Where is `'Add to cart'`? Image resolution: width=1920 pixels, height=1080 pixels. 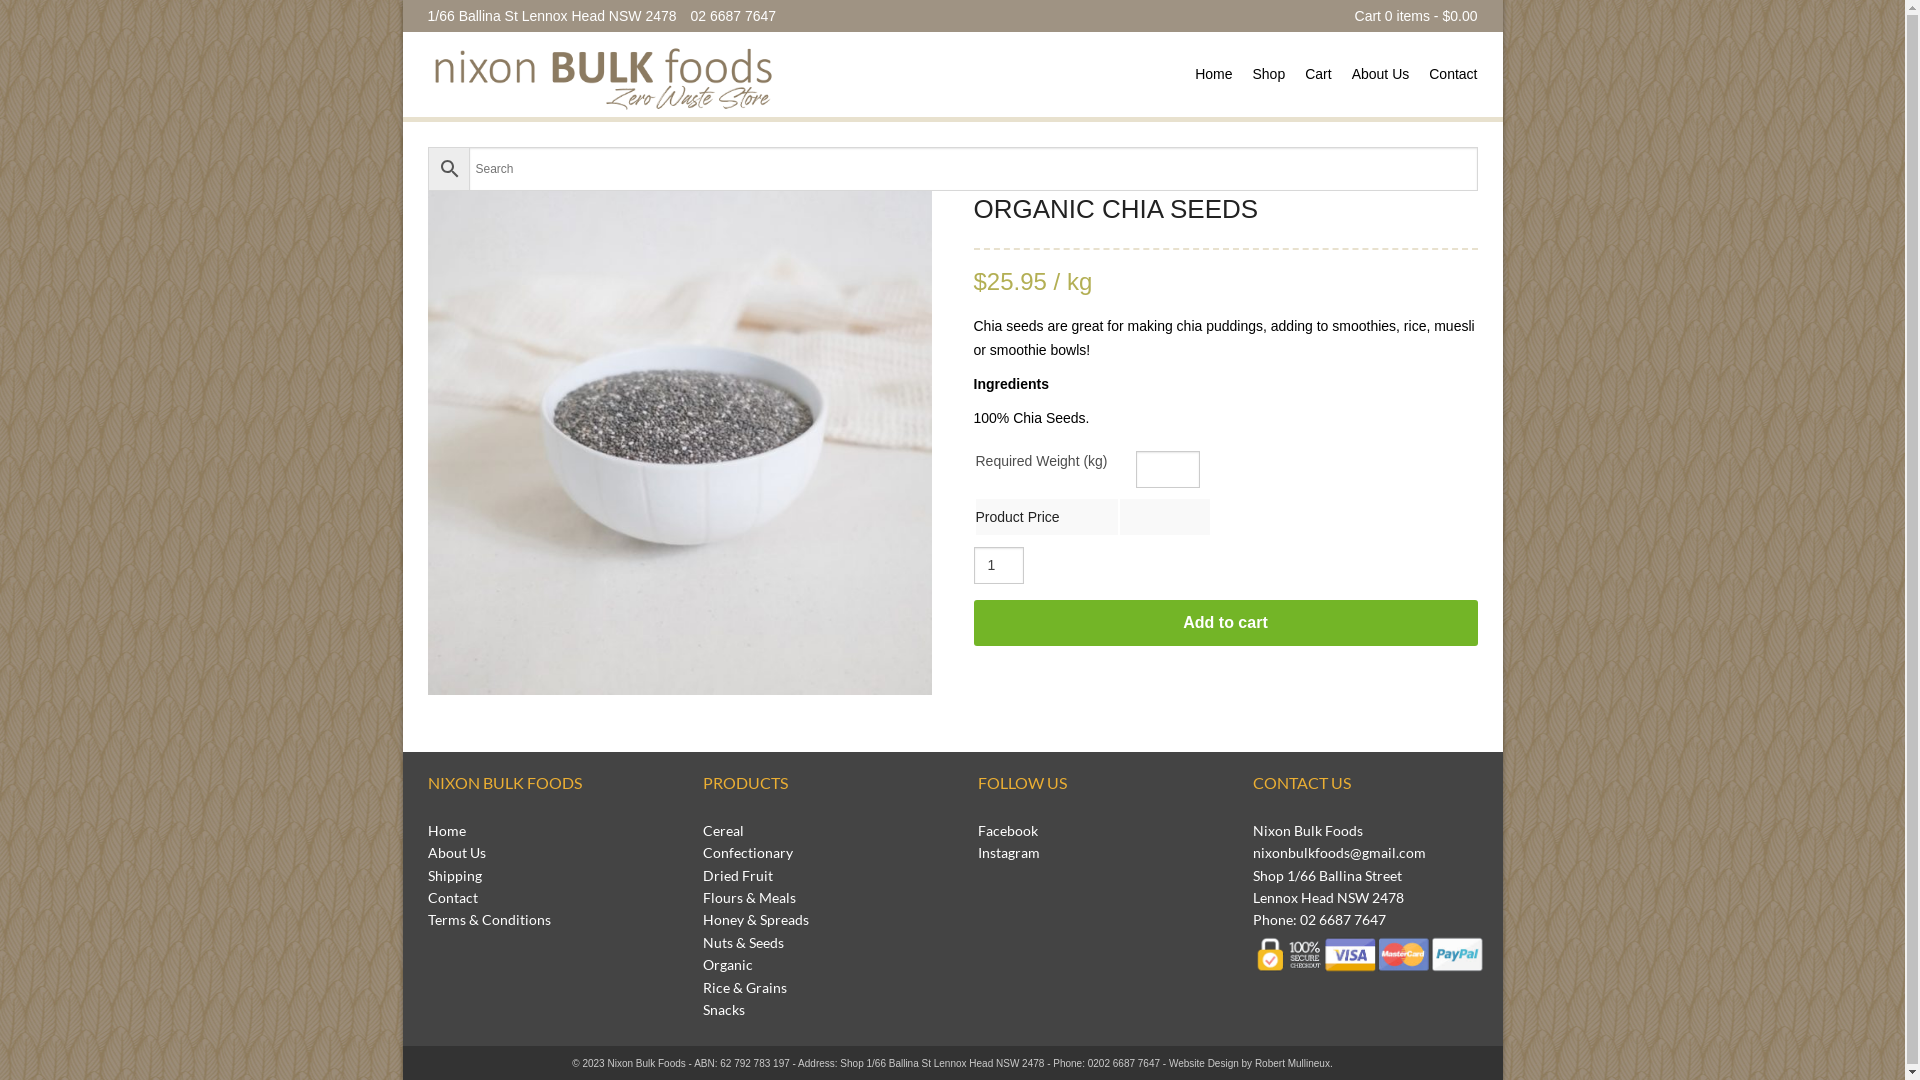 'Add to cart' is located at coordinates (974, 622).